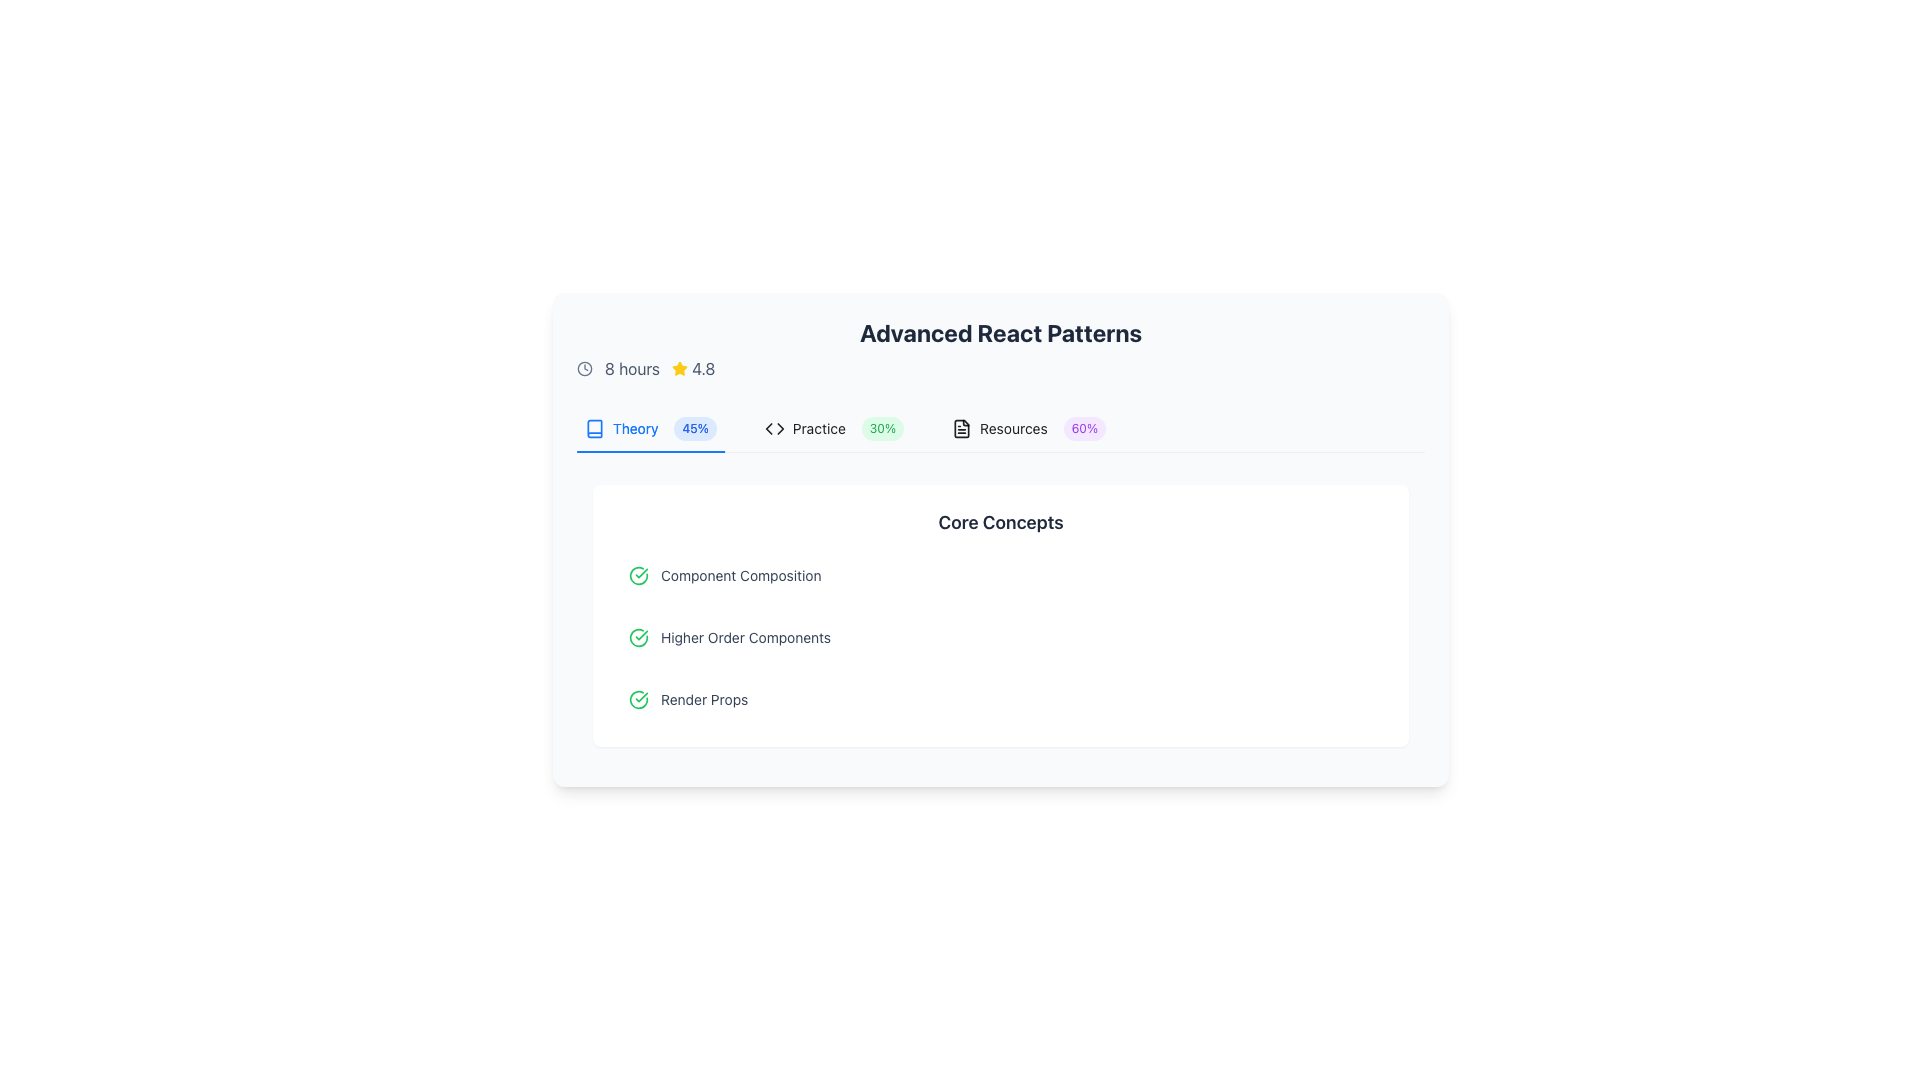  Describe the element at coordinates (819, 427) in the screenshot. I see `the 'Advanced React Patterns' text label` at that location.